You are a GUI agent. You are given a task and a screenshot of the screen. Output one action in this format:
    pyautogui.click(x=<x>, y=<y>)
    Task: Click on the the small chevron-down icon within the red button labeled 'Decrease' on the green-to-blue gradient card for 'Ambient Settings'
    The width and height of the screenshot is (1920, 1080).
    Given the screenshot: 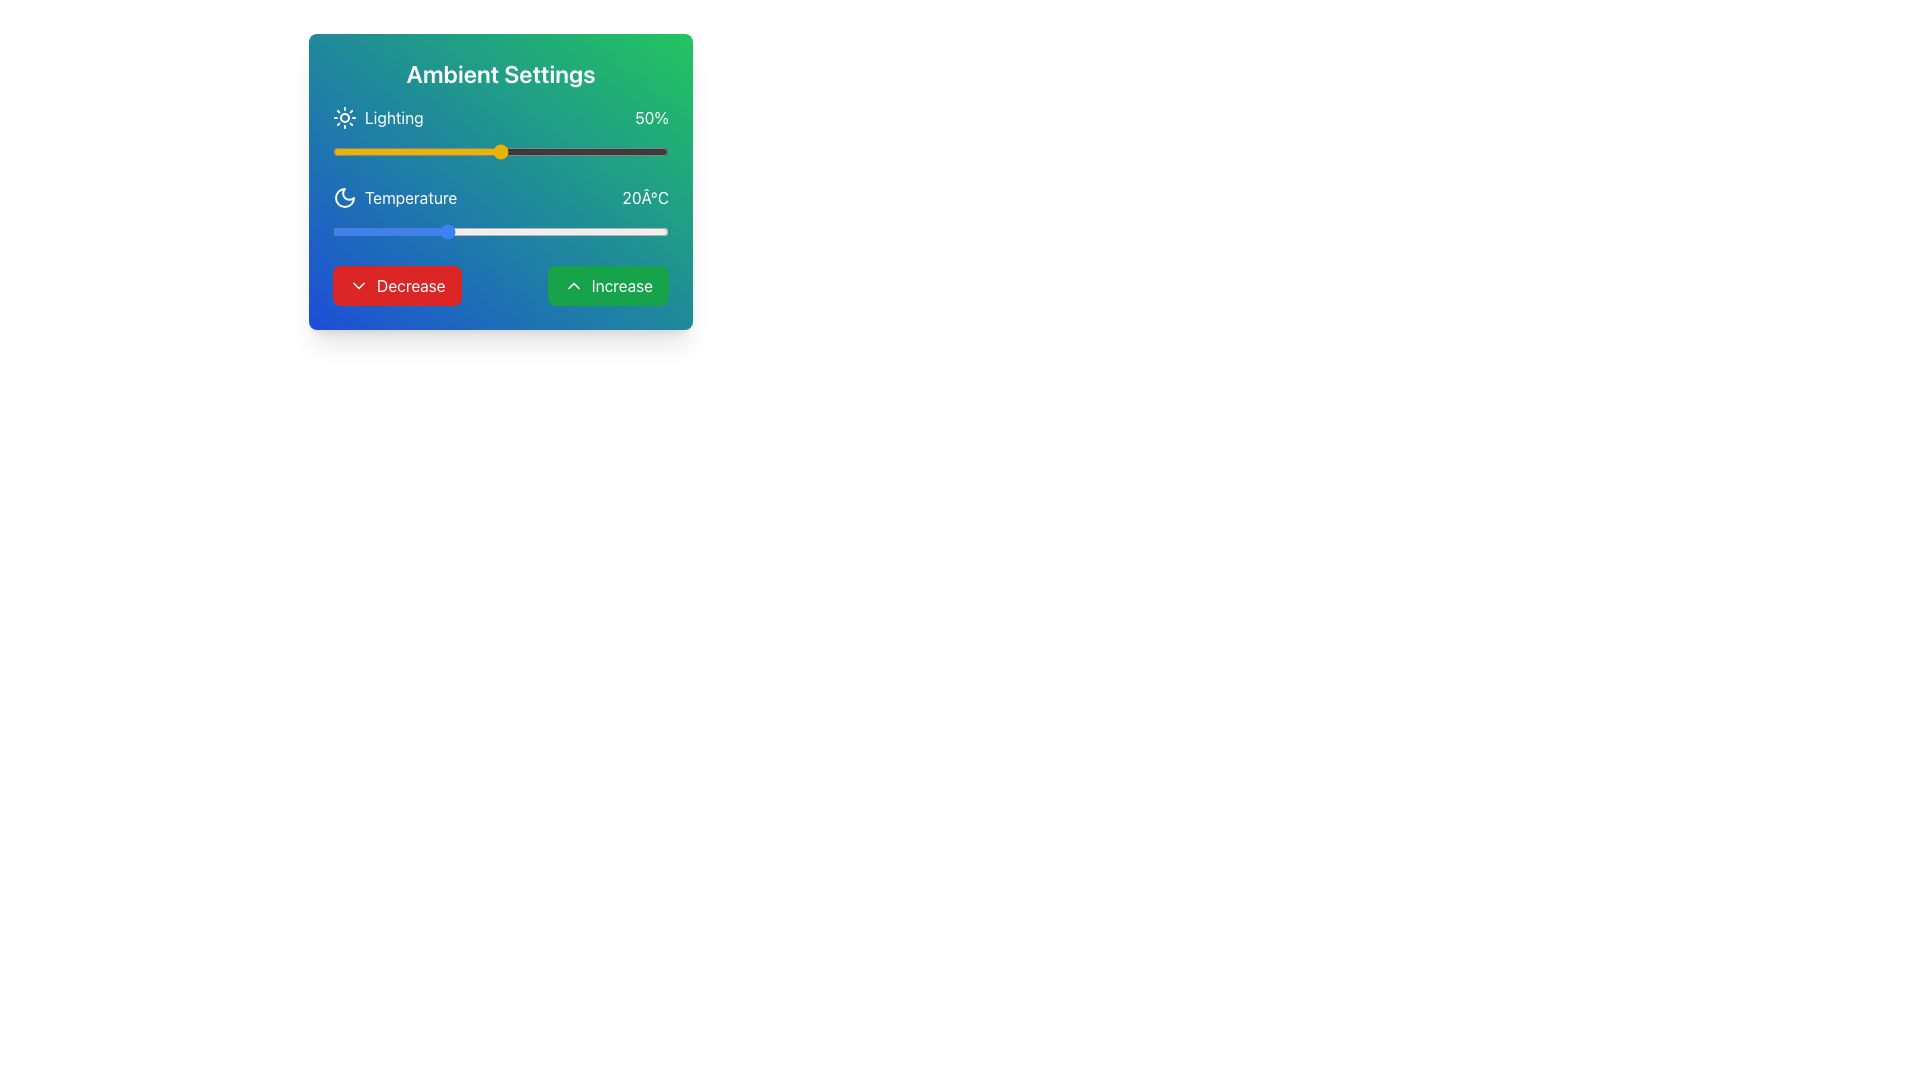 What is the action you would take?
    pyautogui.click(x=359, y=285)
    